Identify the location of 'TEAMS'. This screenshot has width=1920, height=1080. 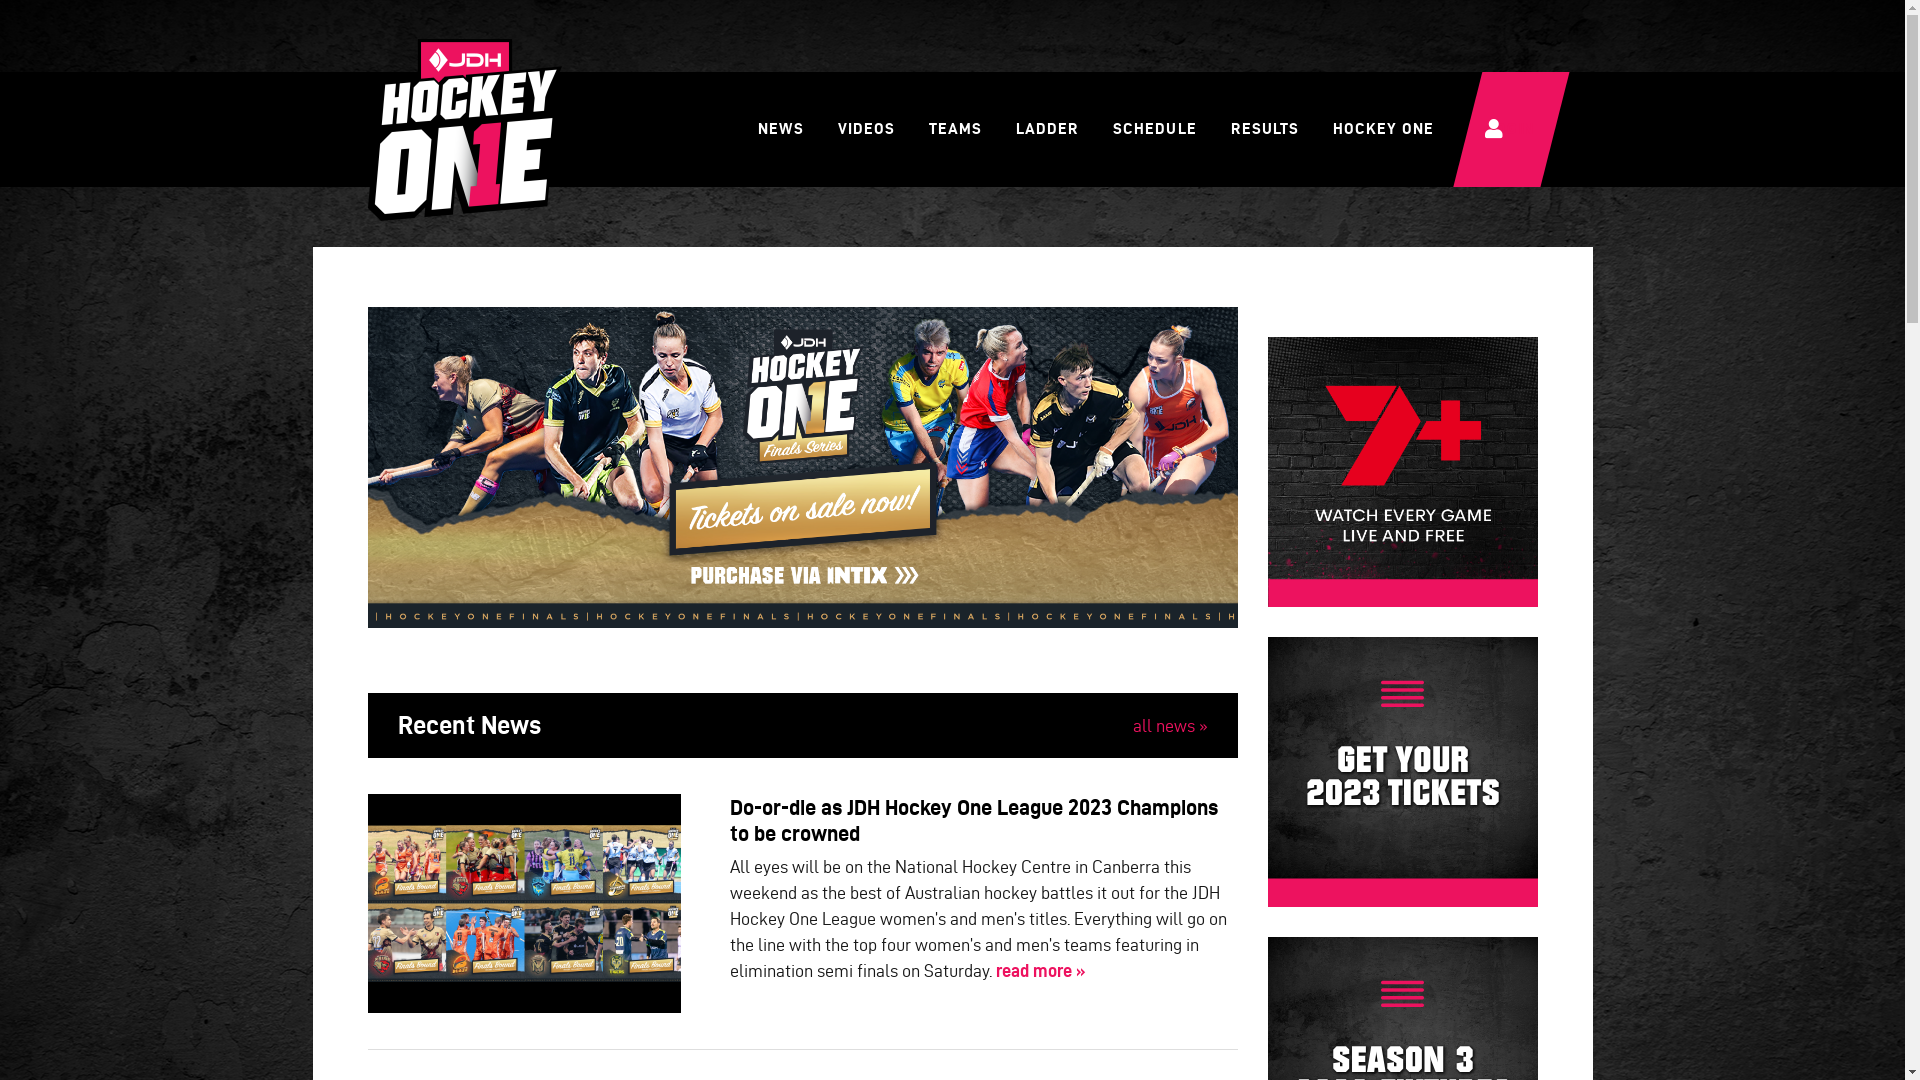
(954, 129).